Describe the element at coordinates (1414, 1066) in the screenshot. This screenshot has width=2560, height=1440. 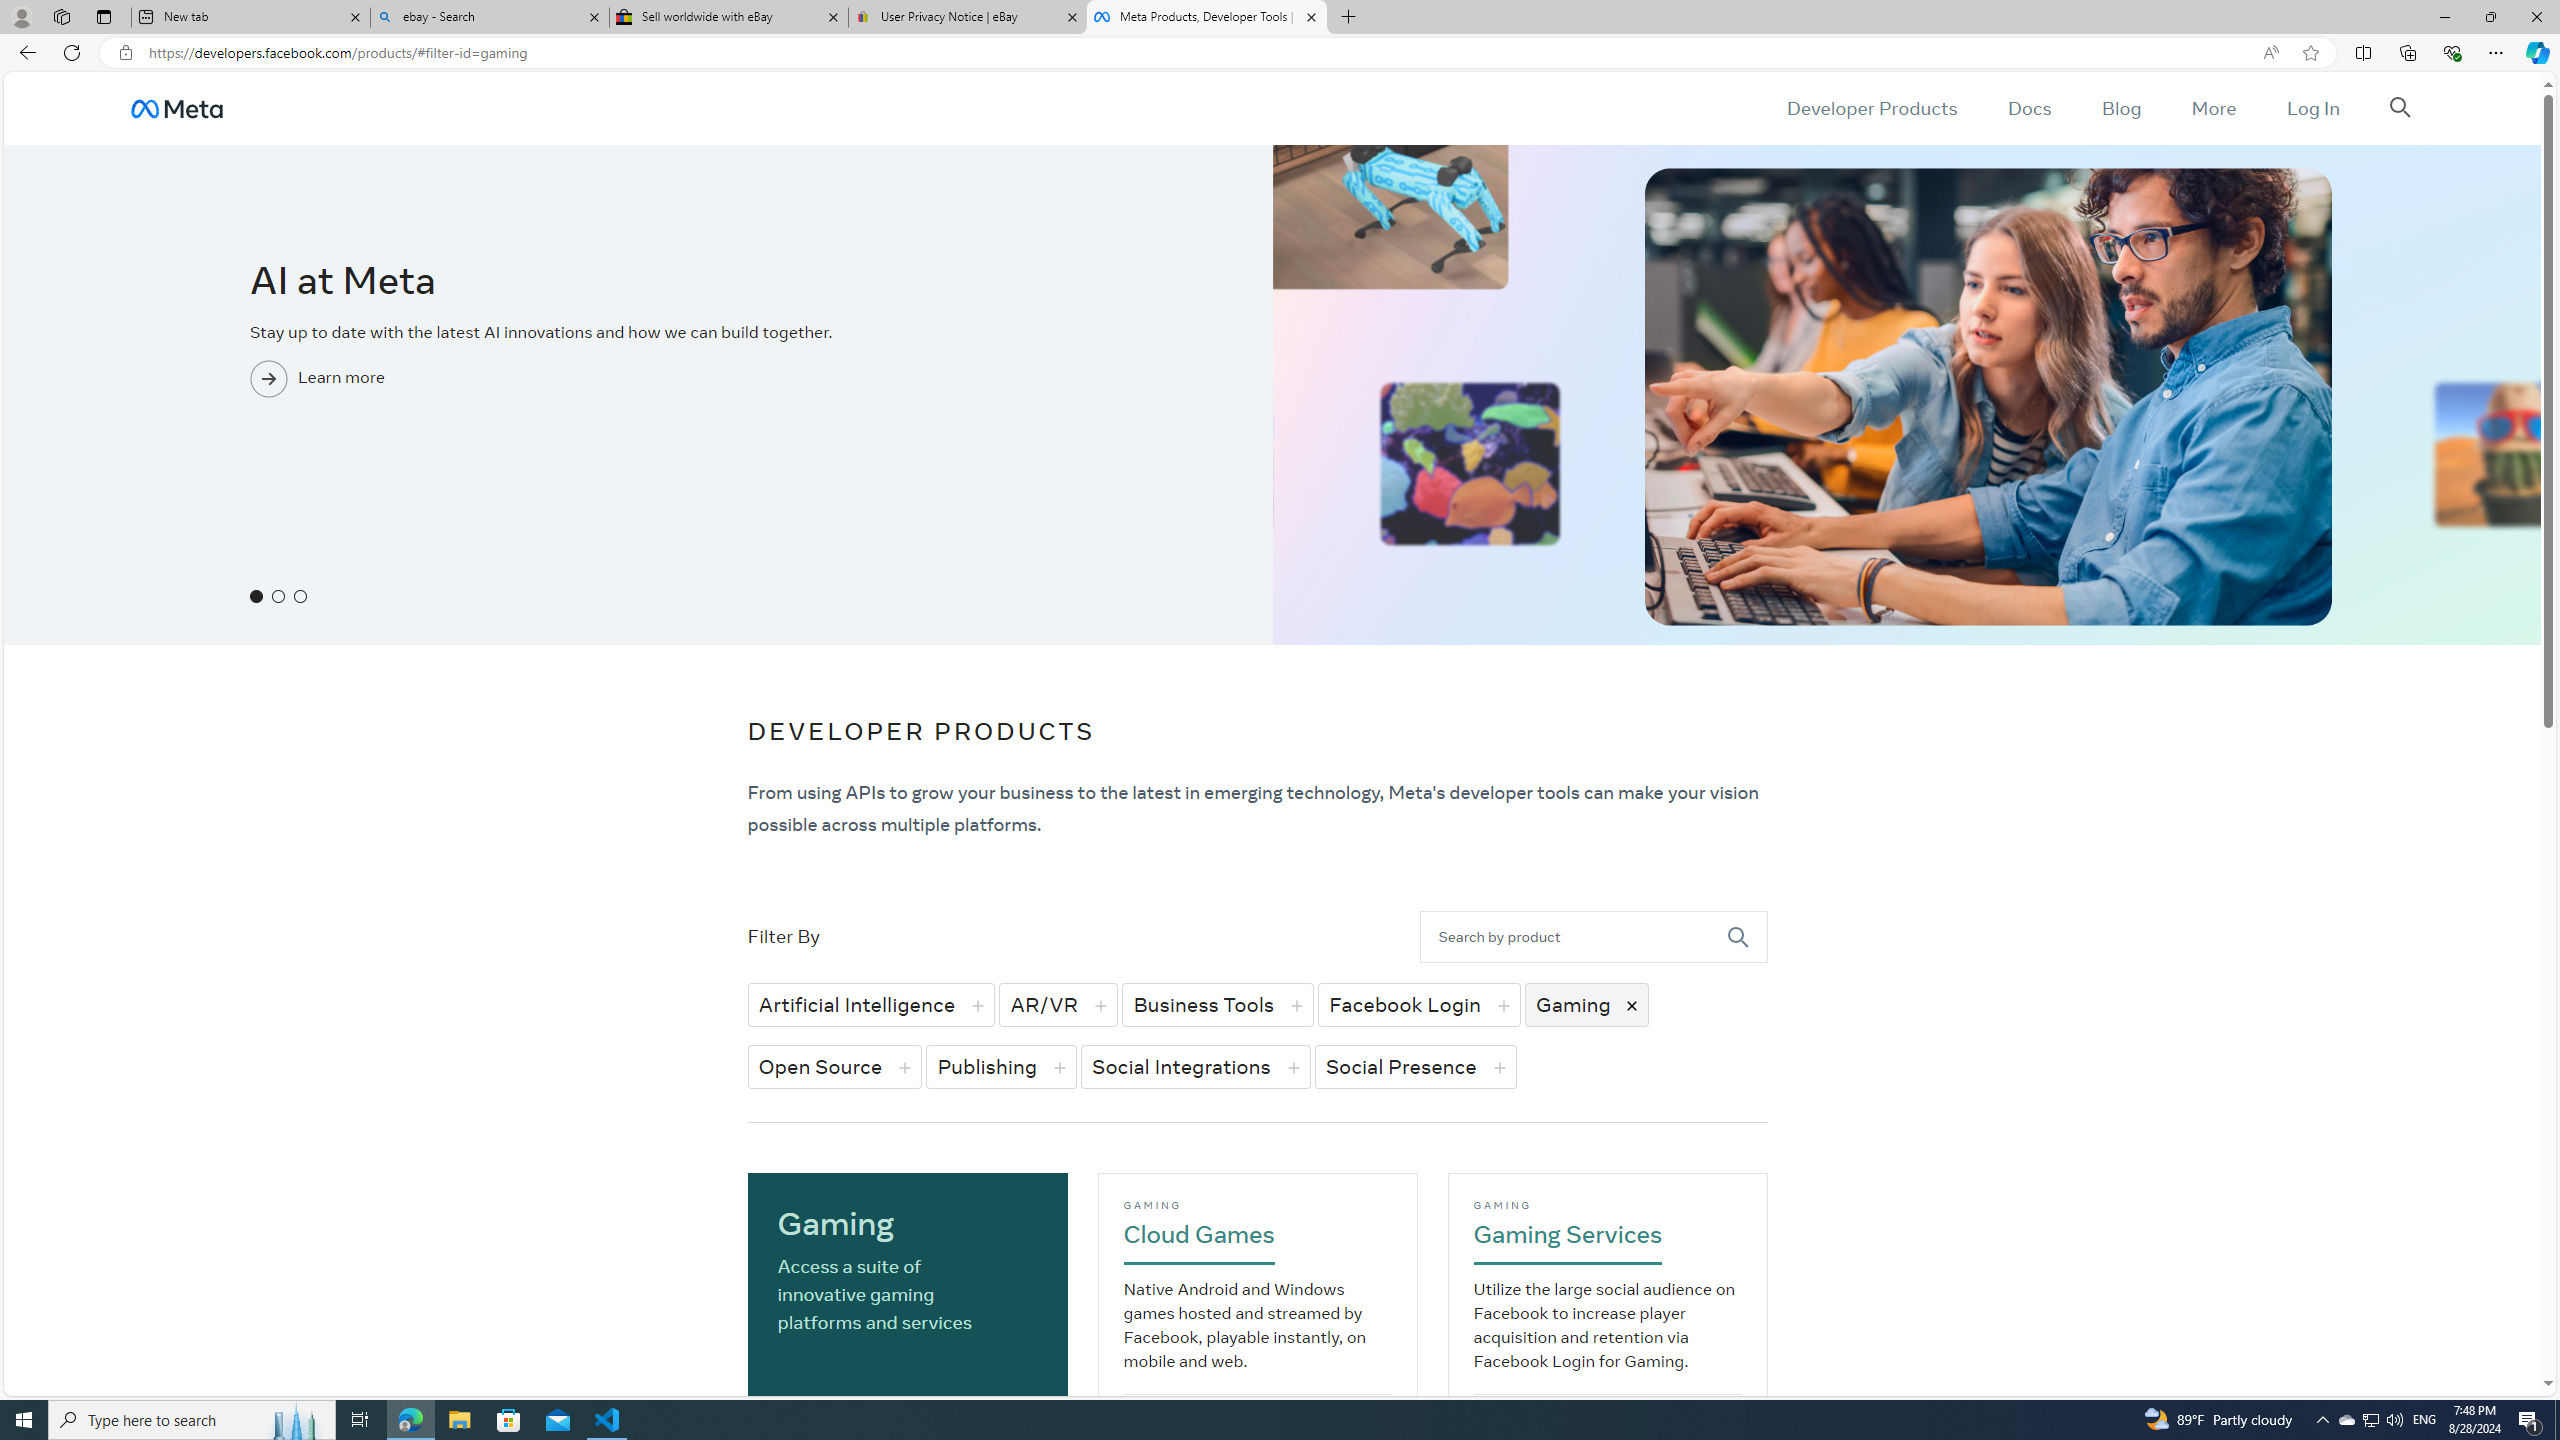
I see `'Social Presence'` at that location.